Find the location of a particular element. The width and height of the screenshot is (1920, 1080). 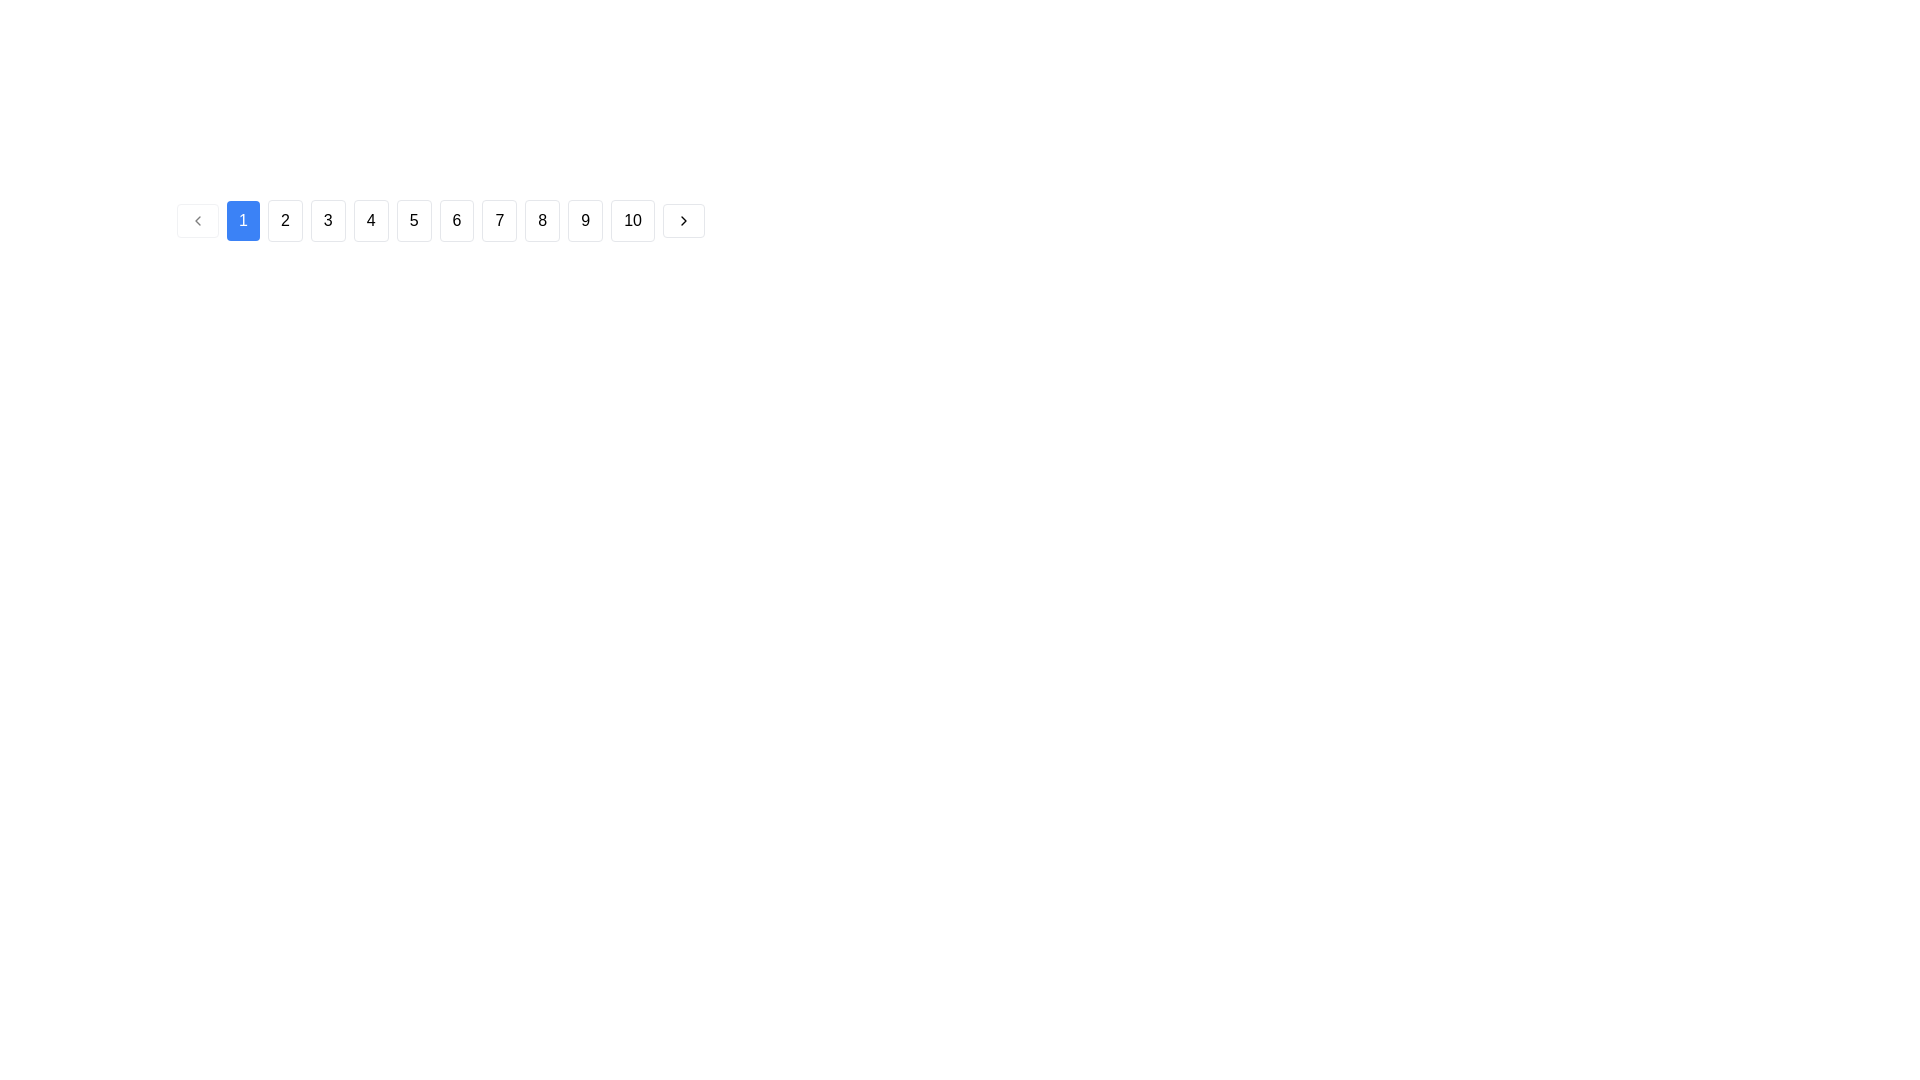

the seventh button in the pagination control is located at coordinates (499, 220).